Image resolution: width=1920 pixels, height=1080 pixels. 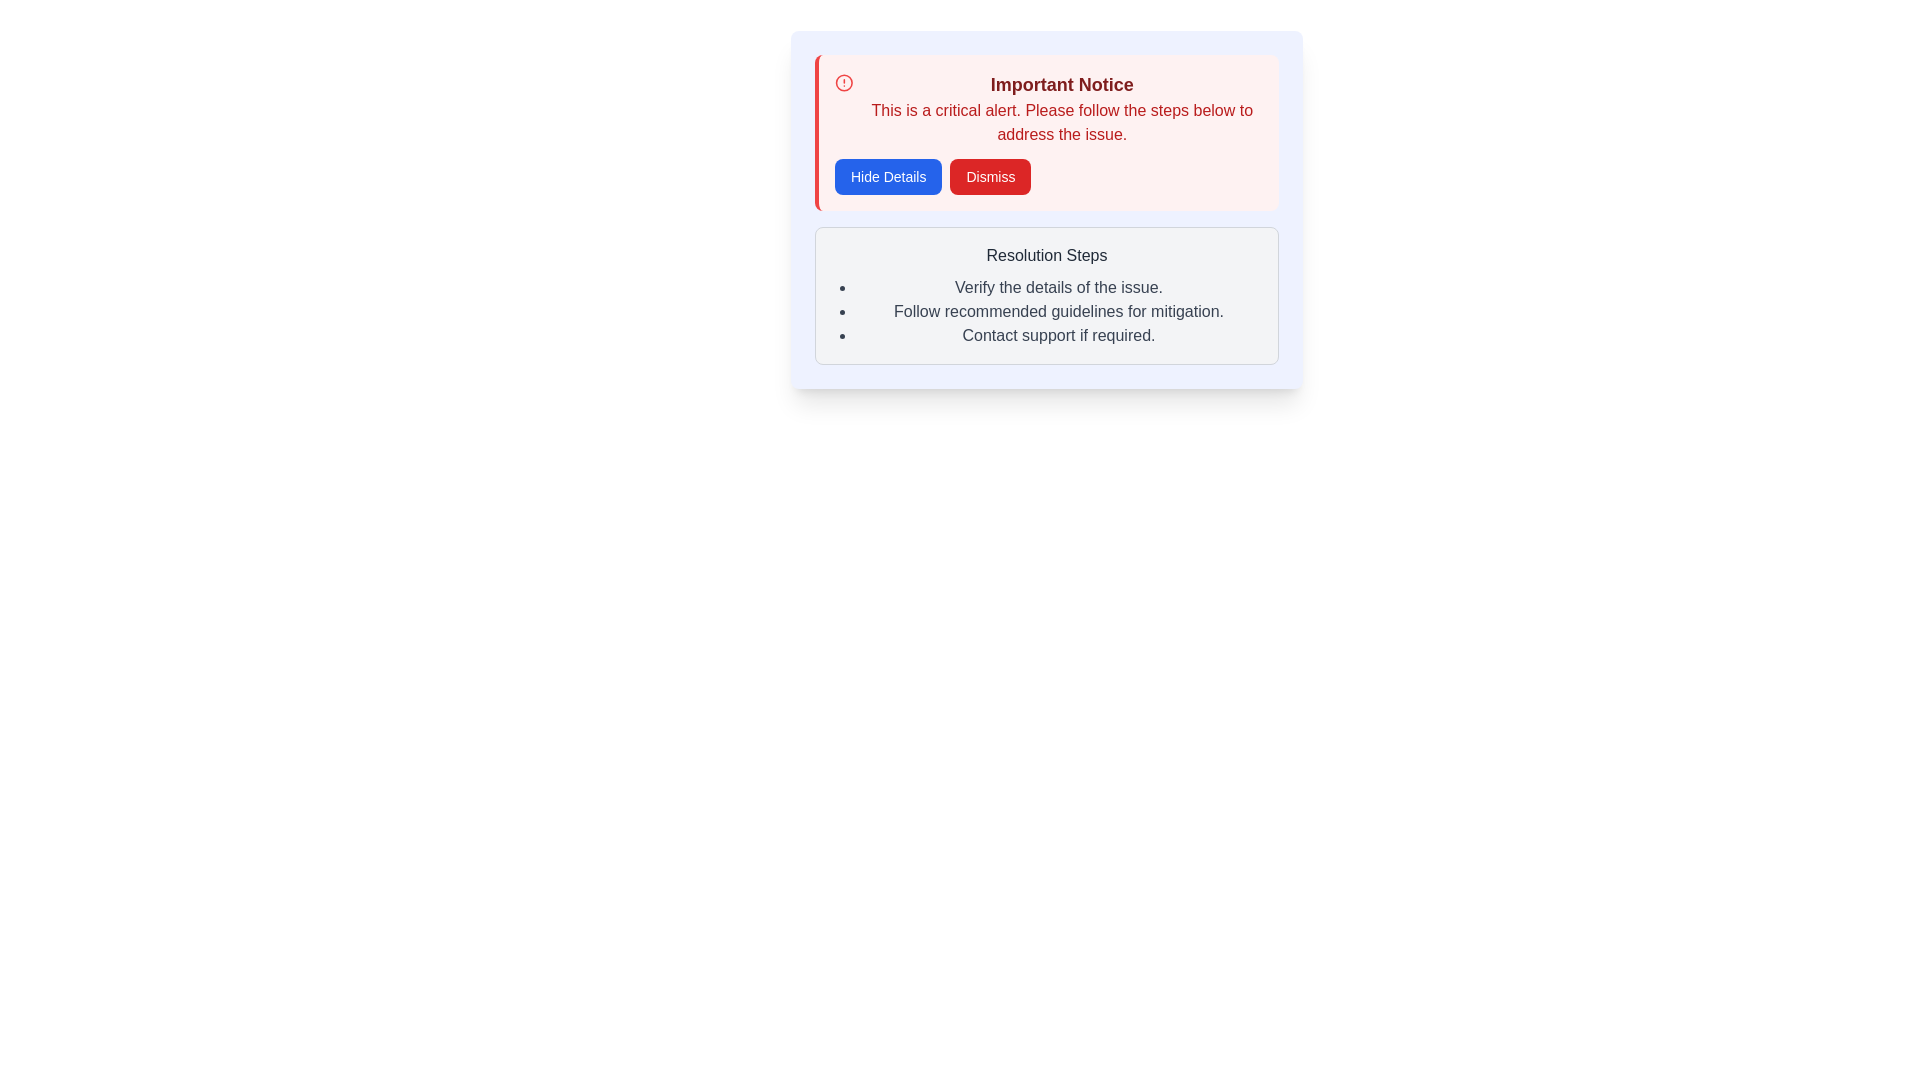 What do you see at coordinates (1058, 312) in the screenshot?
I see `the static text element that states 'Follow recommended guidelines for mitigation.' which is the second item in the bulleted list under the section 'Resolution Steps' in the alert dialog box` at bounding box center [1058, 312].